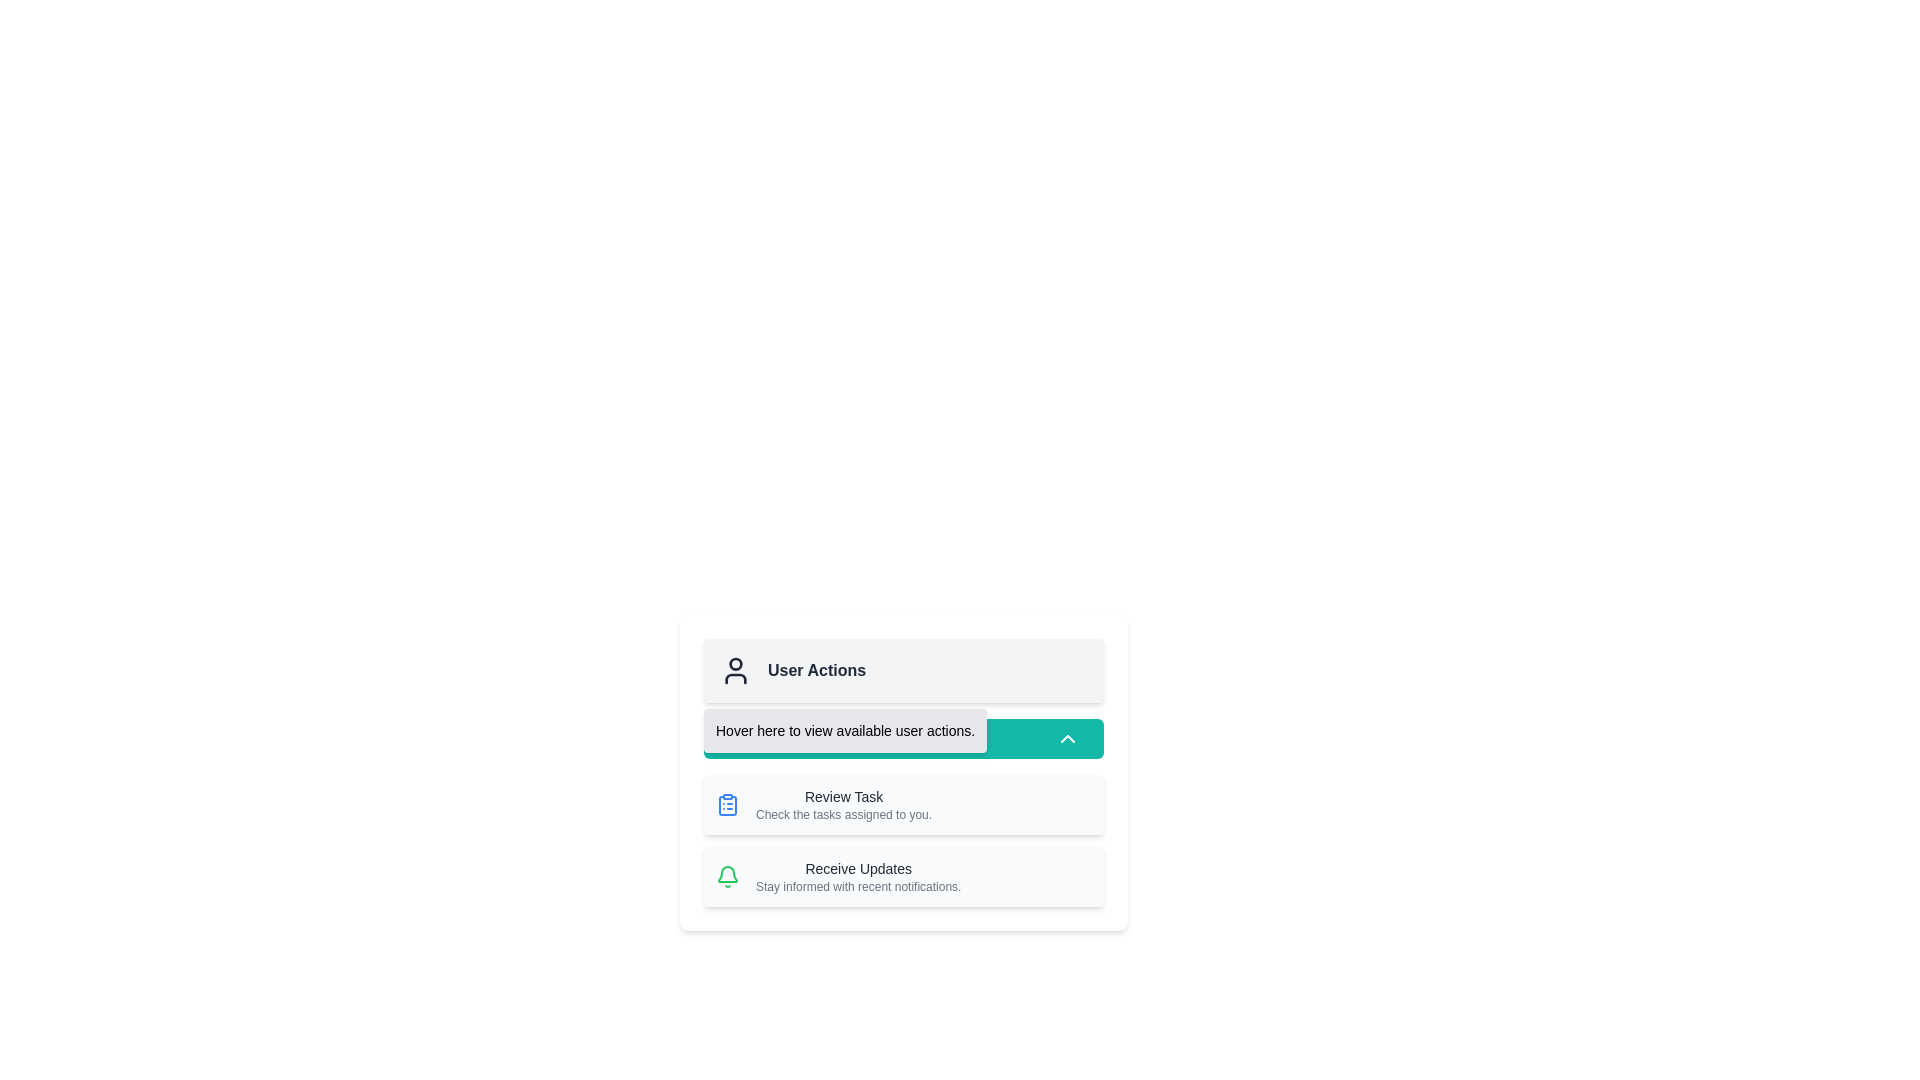  Describe the element at coordinates (902, 739) in the screenshot. I see `the 'Action Details' button, which has a teal background and white text, to trigger visual feedback` at that location.